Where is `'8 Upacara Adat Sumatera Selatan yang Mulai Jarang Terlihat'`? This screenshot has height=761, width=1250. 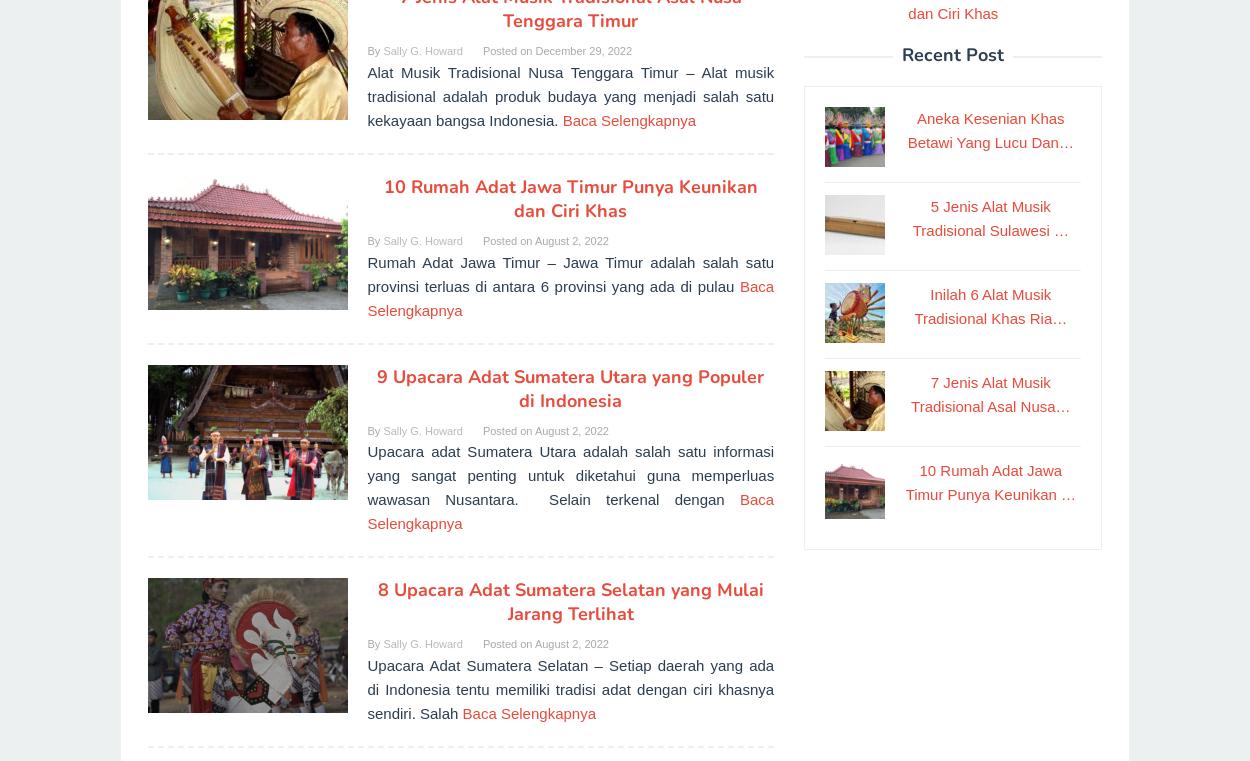 '8 Upacara Adat Sumatera Selatan yang Mulai Jarang Terlihat' is located at coordinates (377, 602).